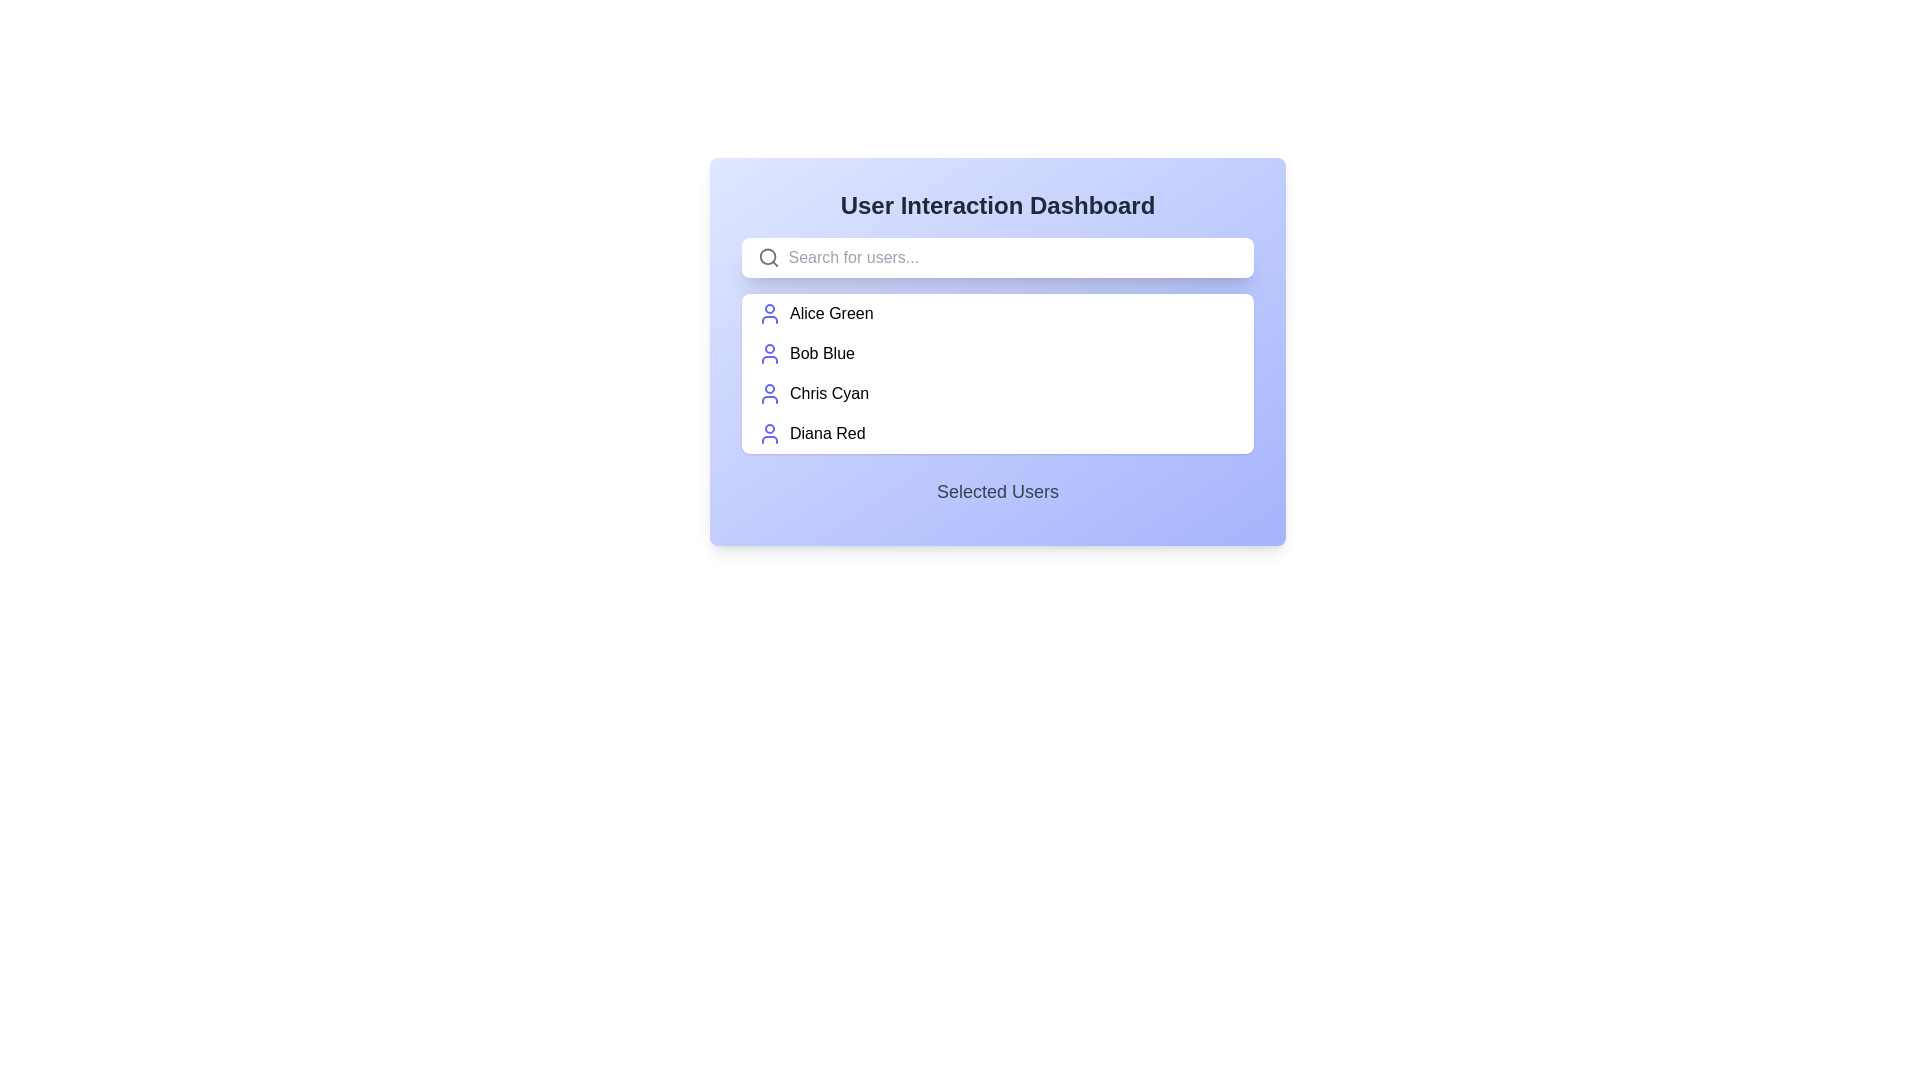 This screenshot has width=1920, height=1080. What do you see at coordinates (998, 495) in the screenshot?
I see `the 'Selected Users' text label displayed in medium gray font, located at the bottom of the card UI component` at bounding box center [998, 495].